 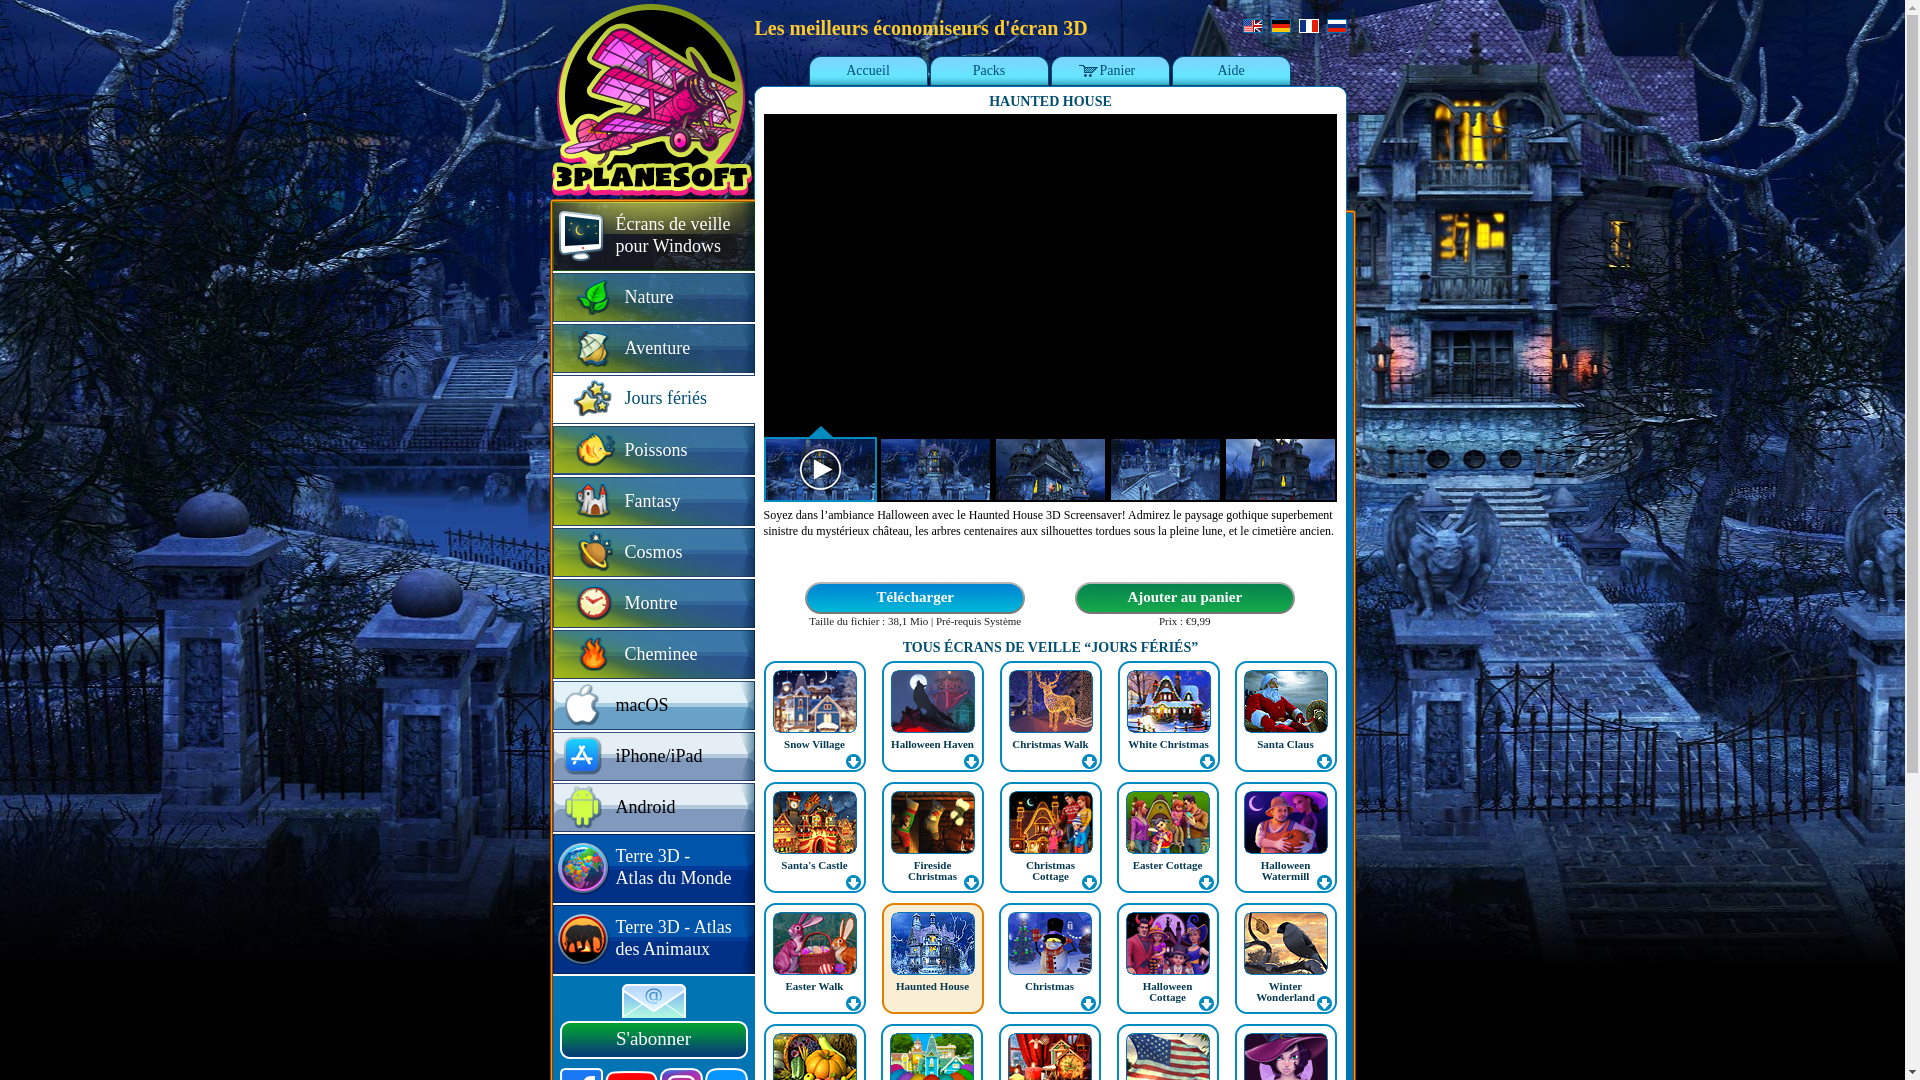 What do you see at coordinates (931, 837) in the screenshot?
I see `'Fireside Christmas'` at bounding box center [931, 837].